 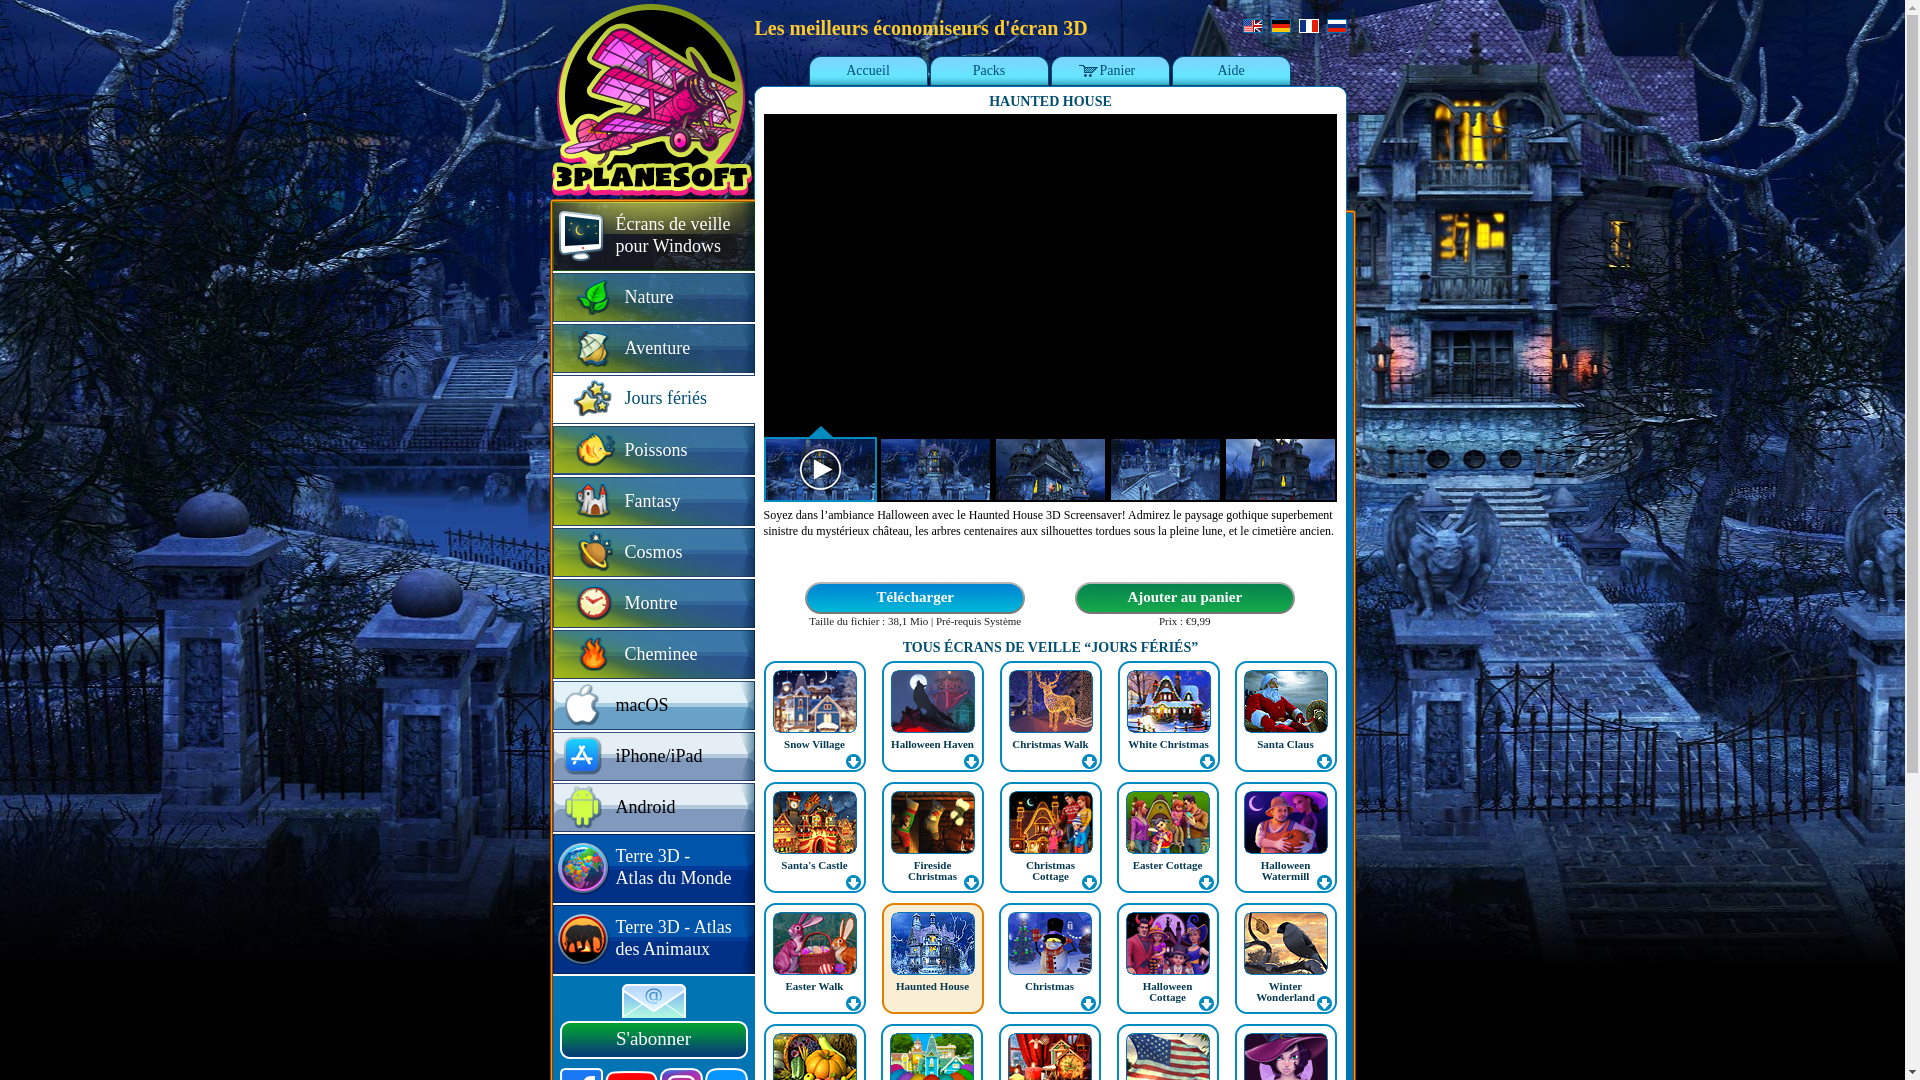 What do you see at coordinates (931, 837) in the screenshot?
I see `'Fireside Christmas'` at bounding box center [931, 837].